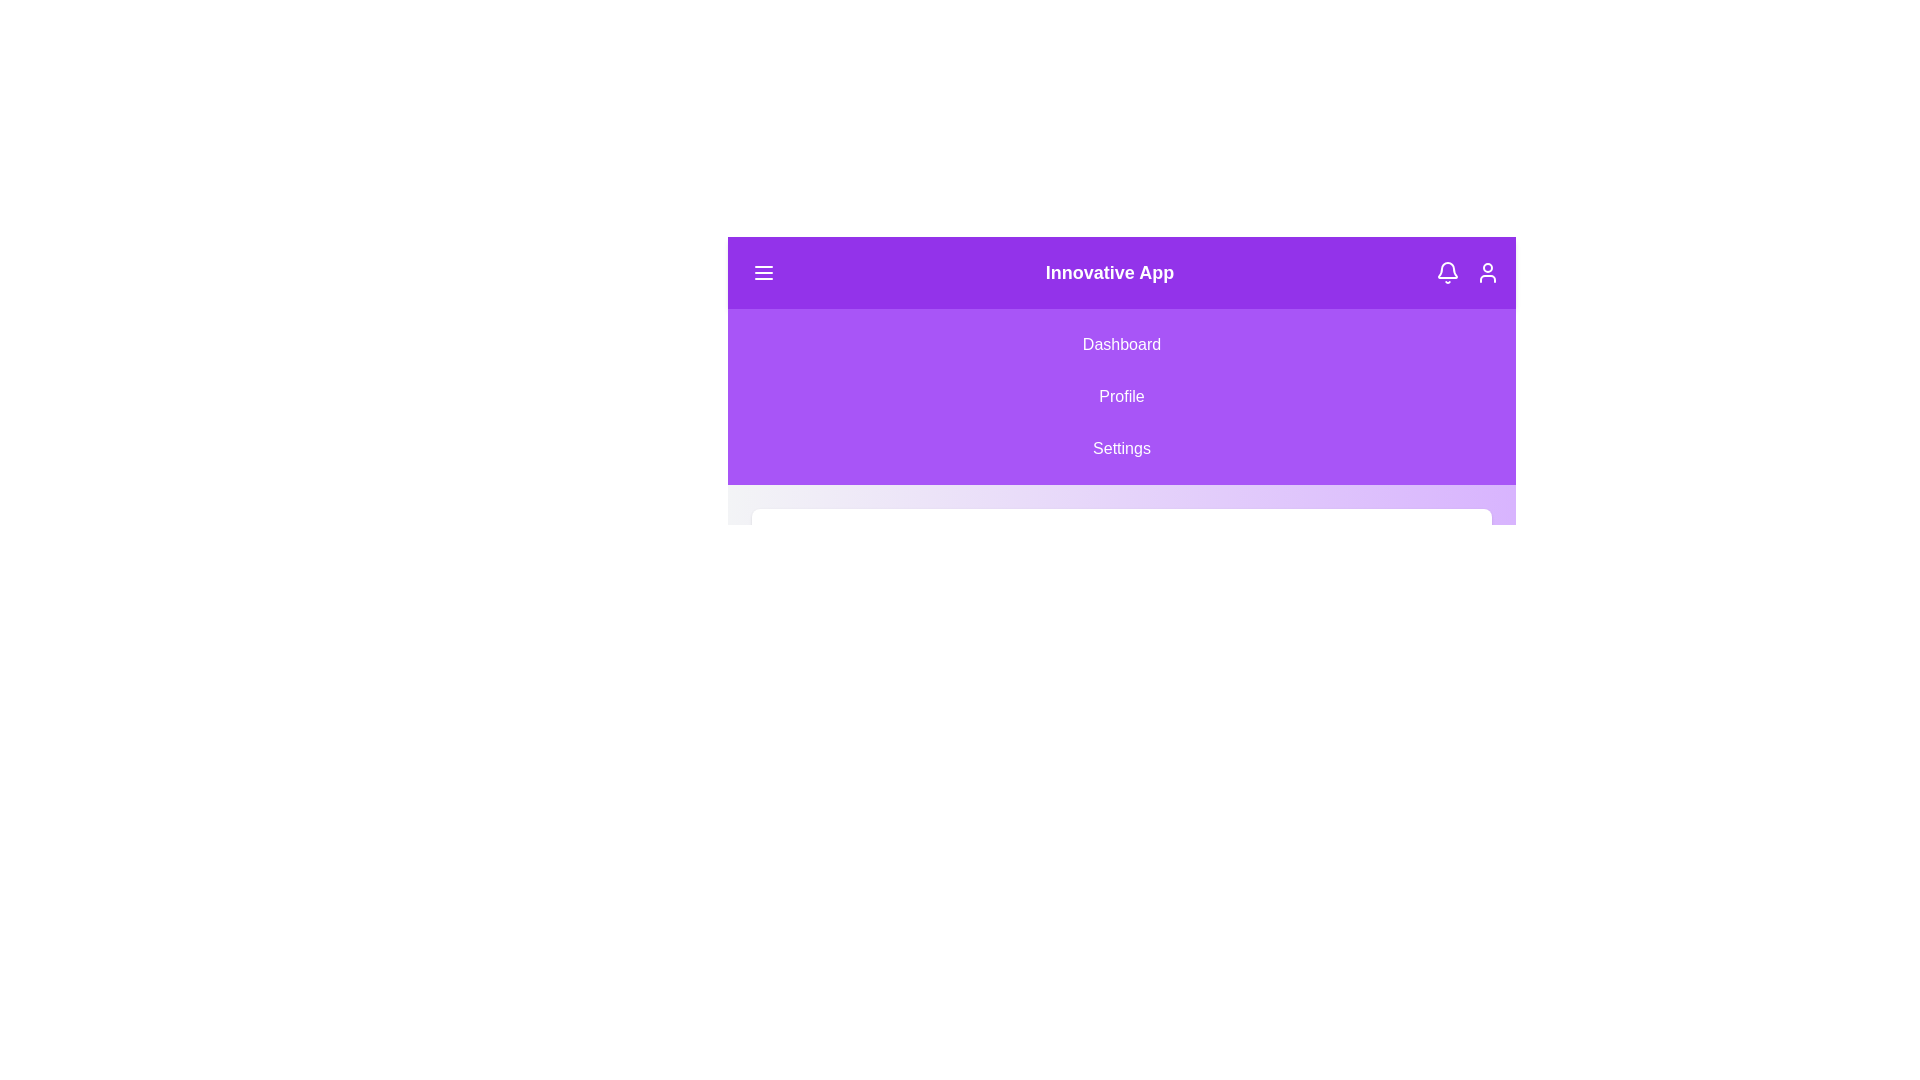 The height and width of the screenshot is (1080, 1920). I want to click on the menu icon to toggle the navigation menu, so click(762, 273).